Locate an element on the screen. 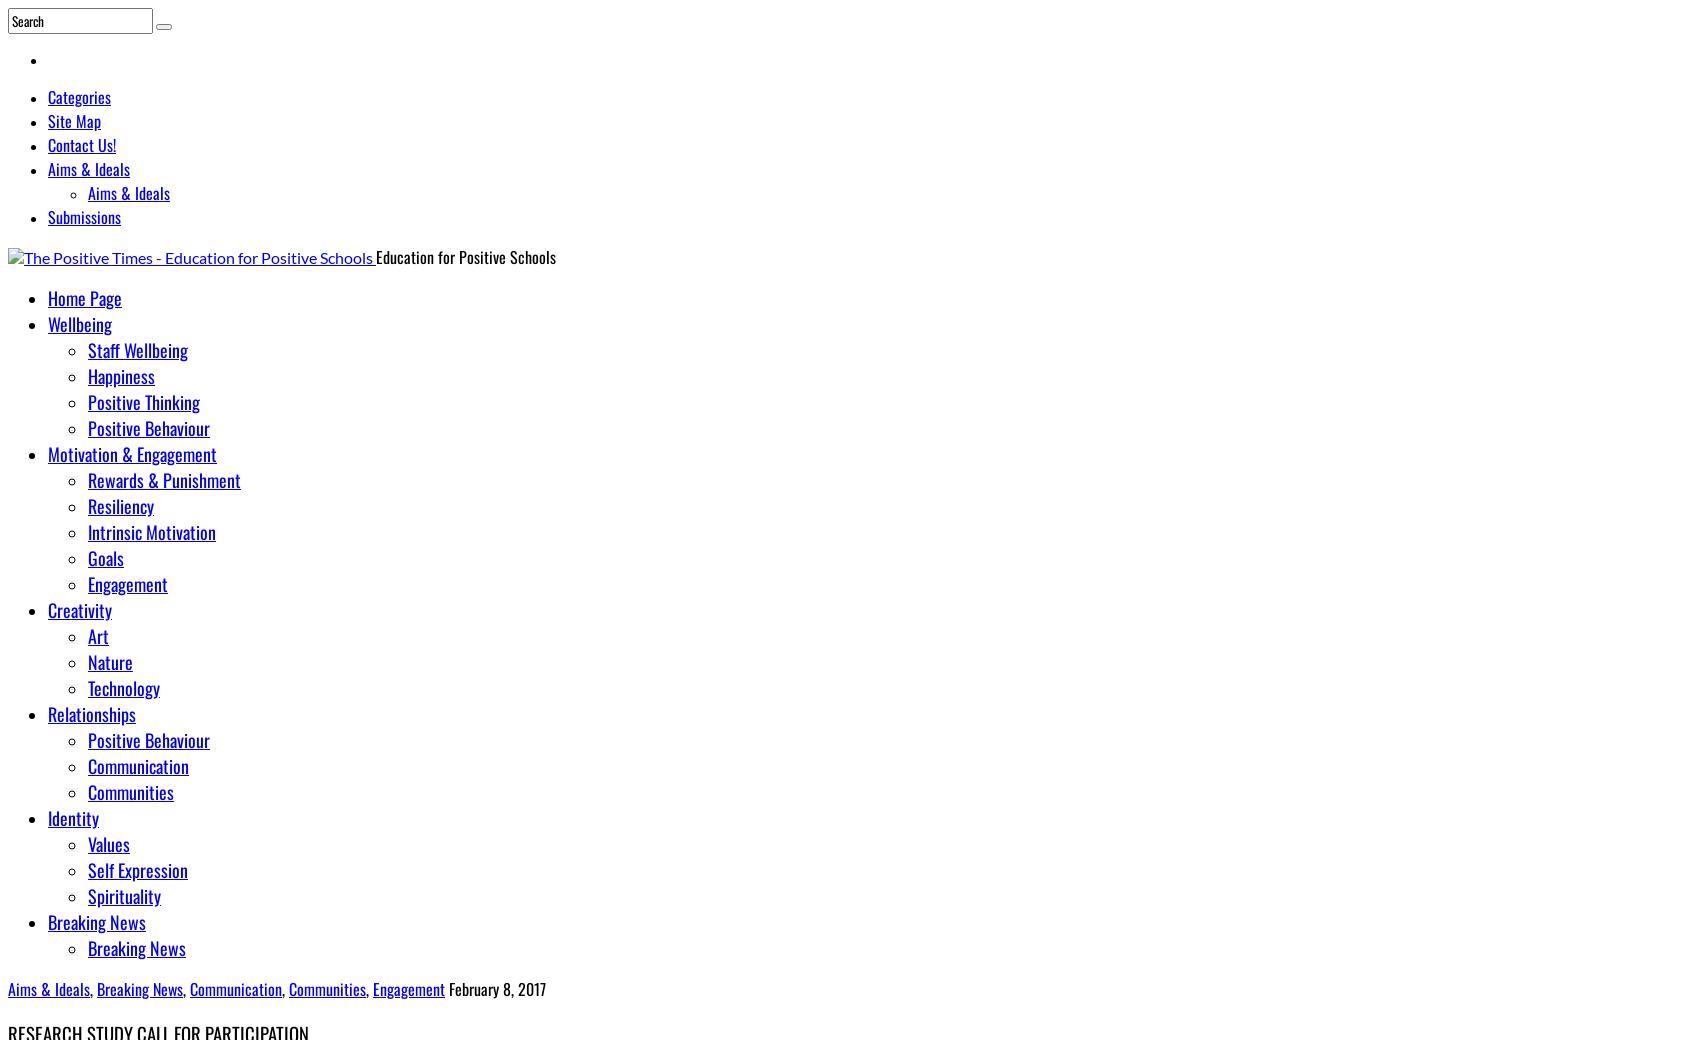  'Spirituality' is located at coordinates (123, 894).